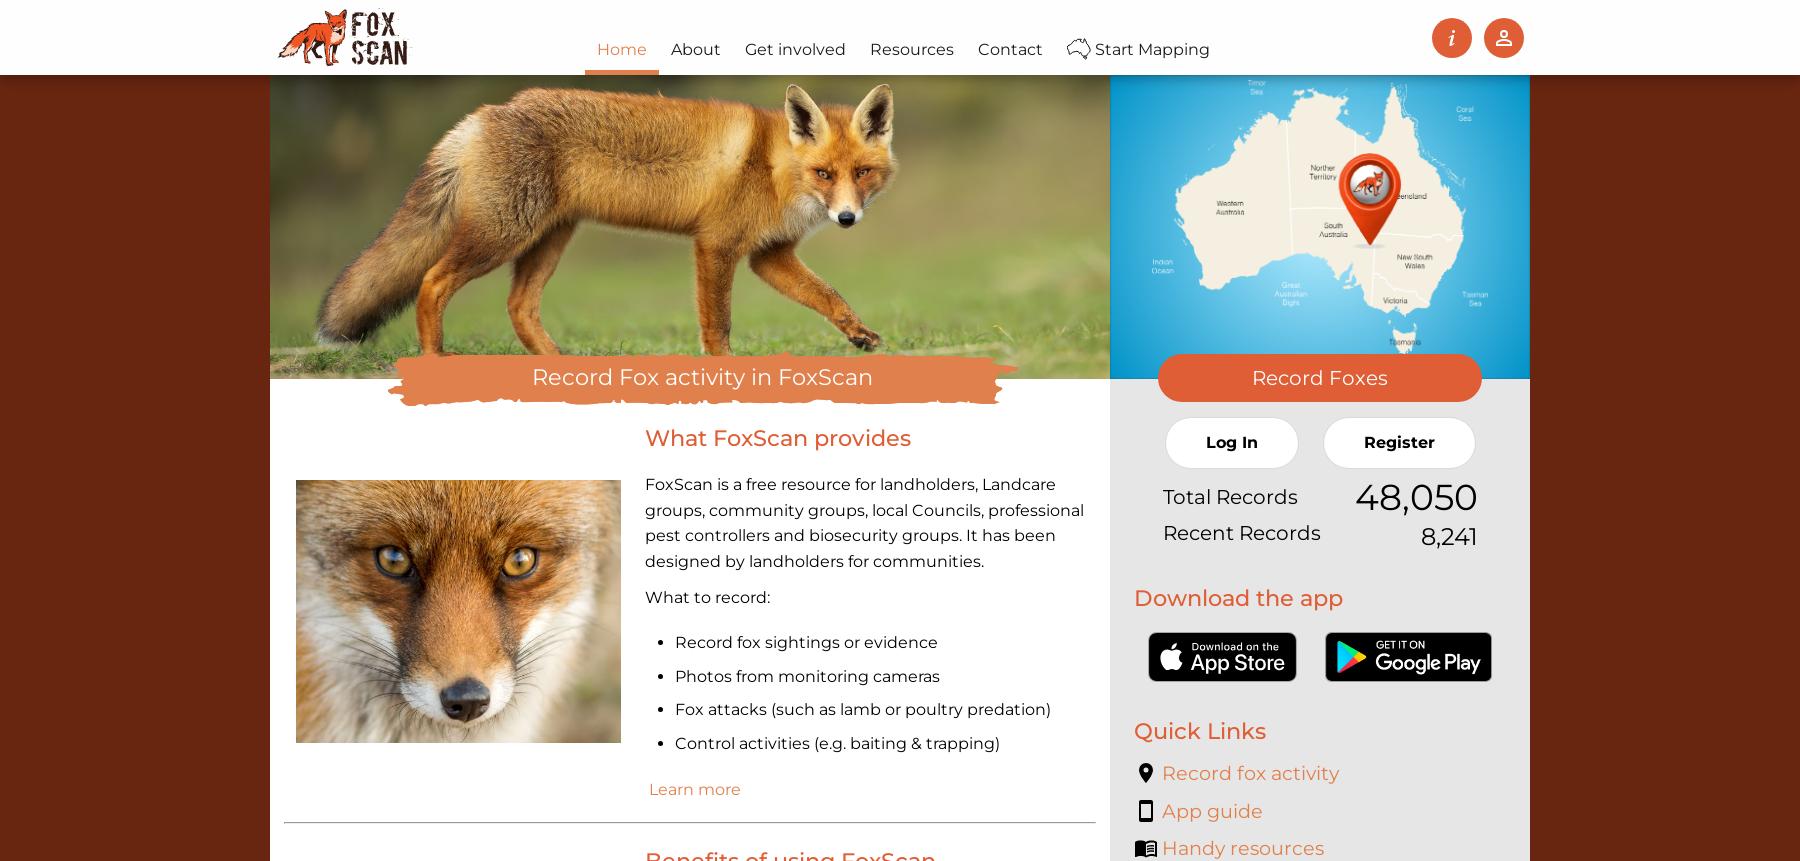 This screenshot has height=861, width=1800. I want to click on 'Start Mapping', so click(1150, 49).